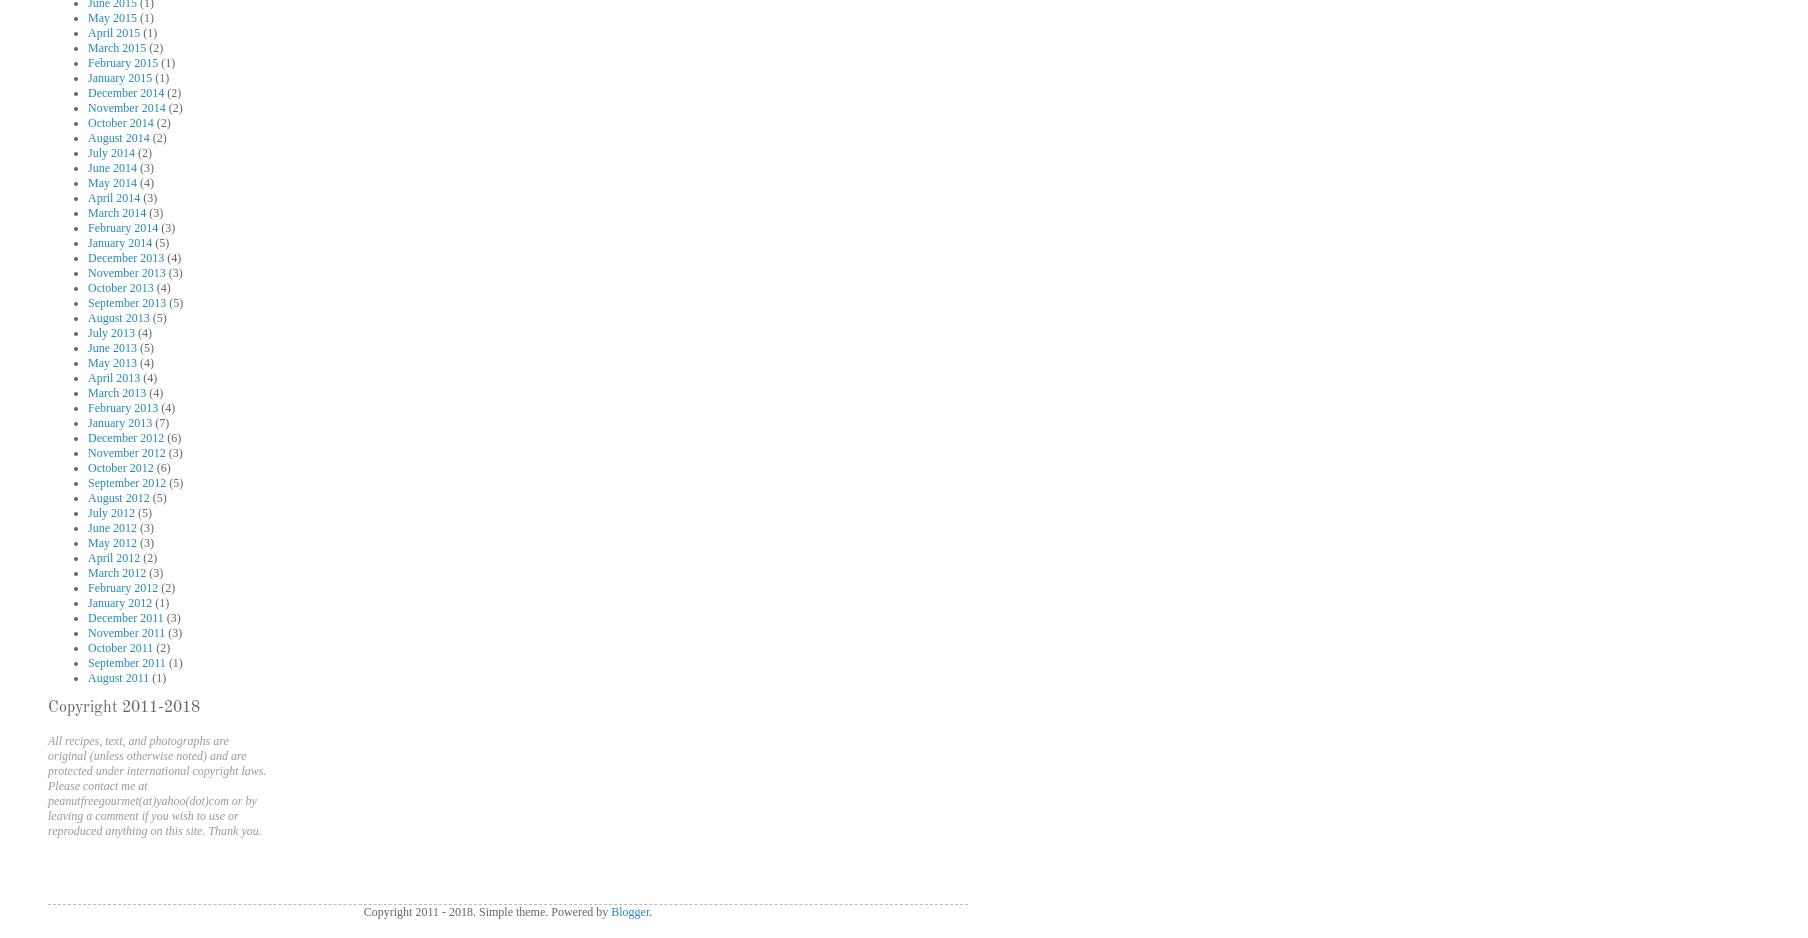 The width and height of the screenshot is (1808, 938). Describe the element at coordinates (125, 106) in the screenshot. I see `'November 2014'` at that location.